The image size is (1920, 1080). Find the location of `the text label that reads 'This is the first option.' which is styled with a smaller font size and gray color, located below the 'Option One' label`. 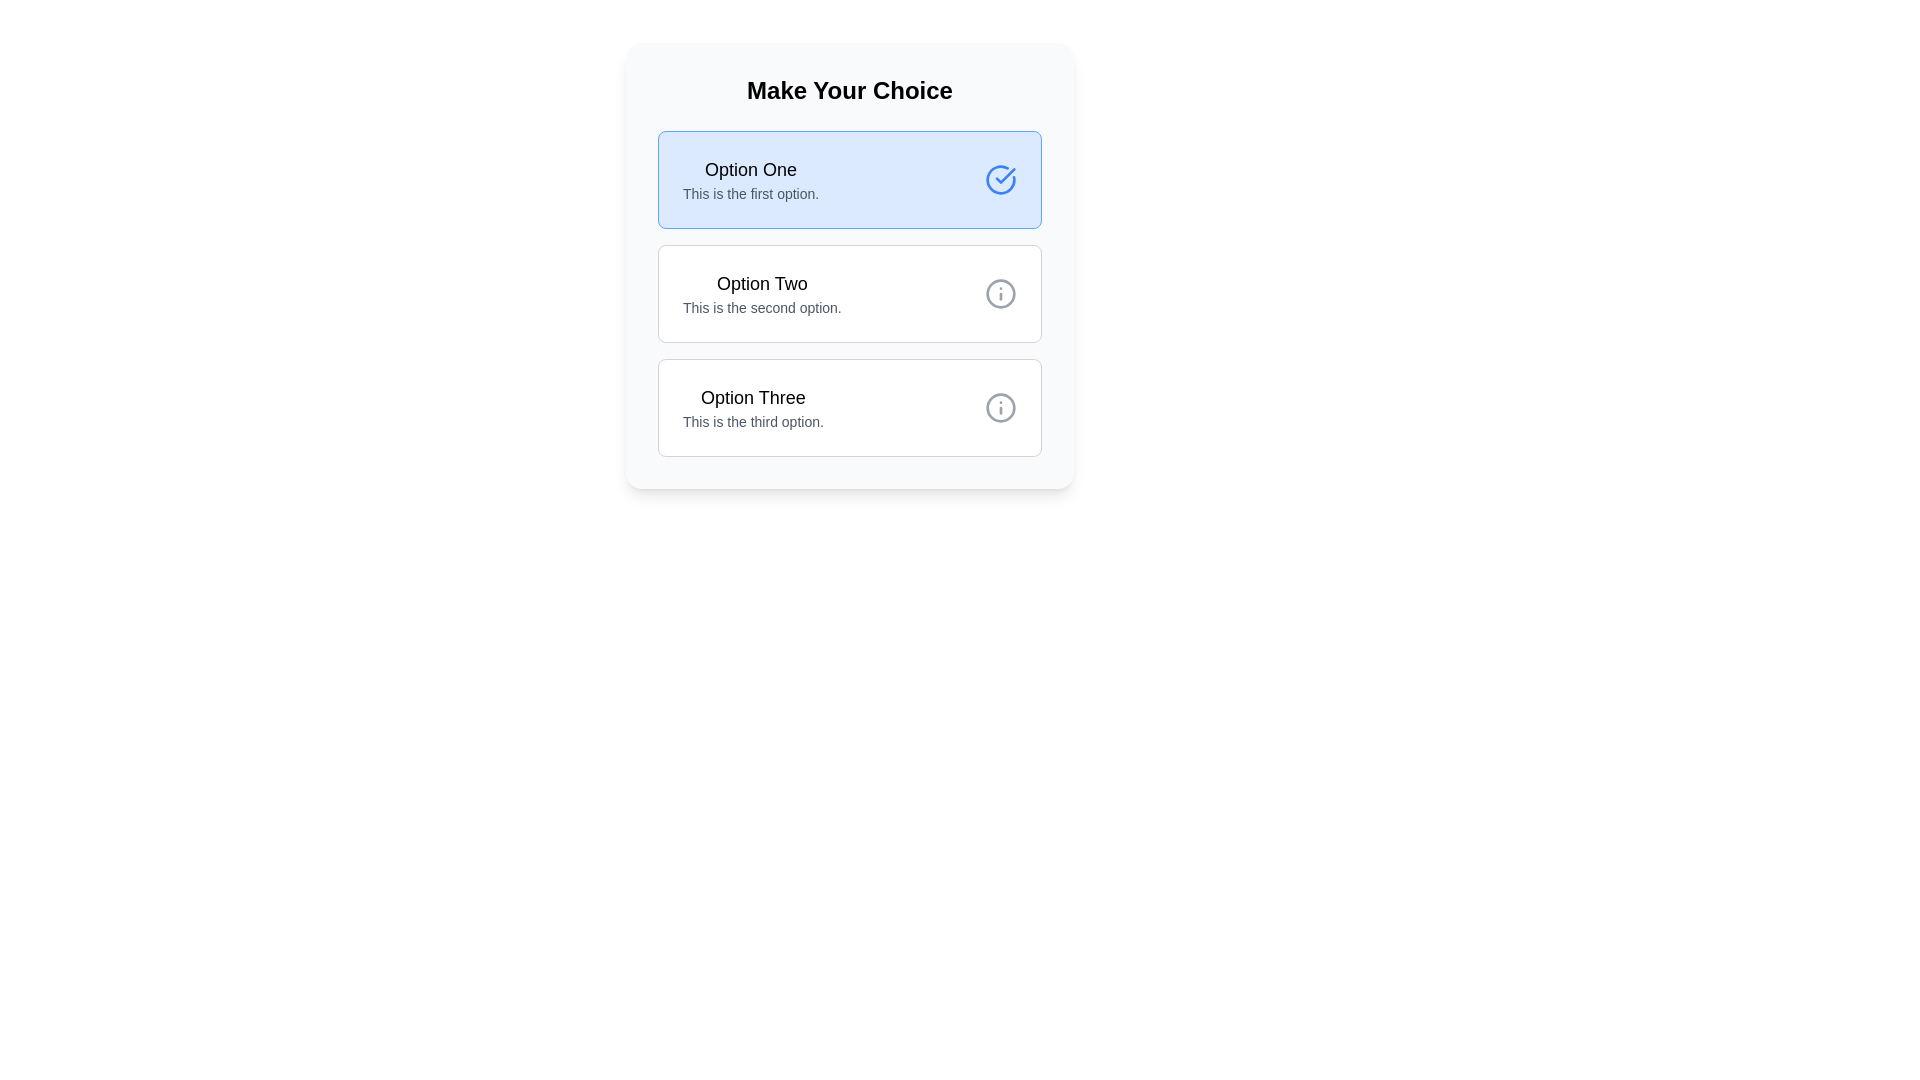

the text label that reads 'This is the first option.' which is styled with a smaller font size and gray color, located below the 'Option One' label is located at coordinates (750, 193).